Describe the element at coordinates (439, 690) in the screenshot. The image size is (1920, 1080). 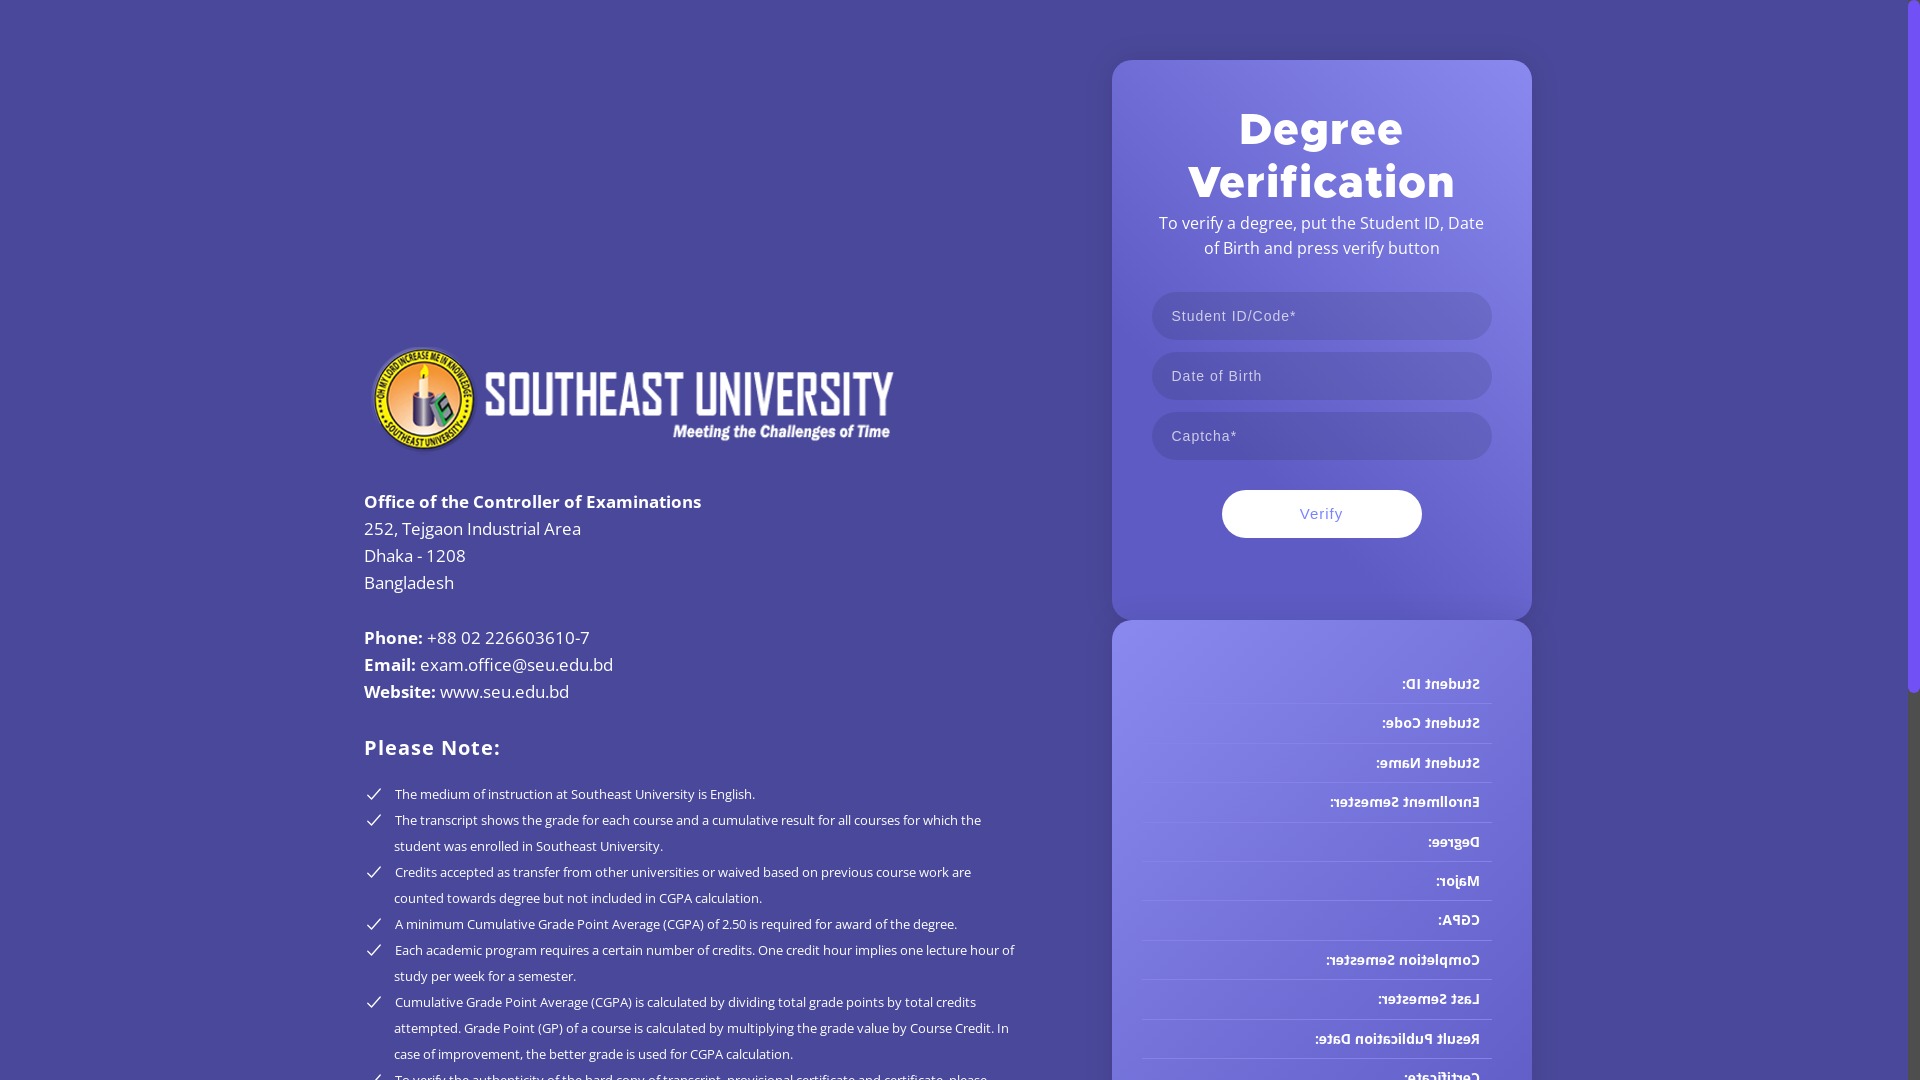
I see `'www.seu.edu.bd'` at that location.